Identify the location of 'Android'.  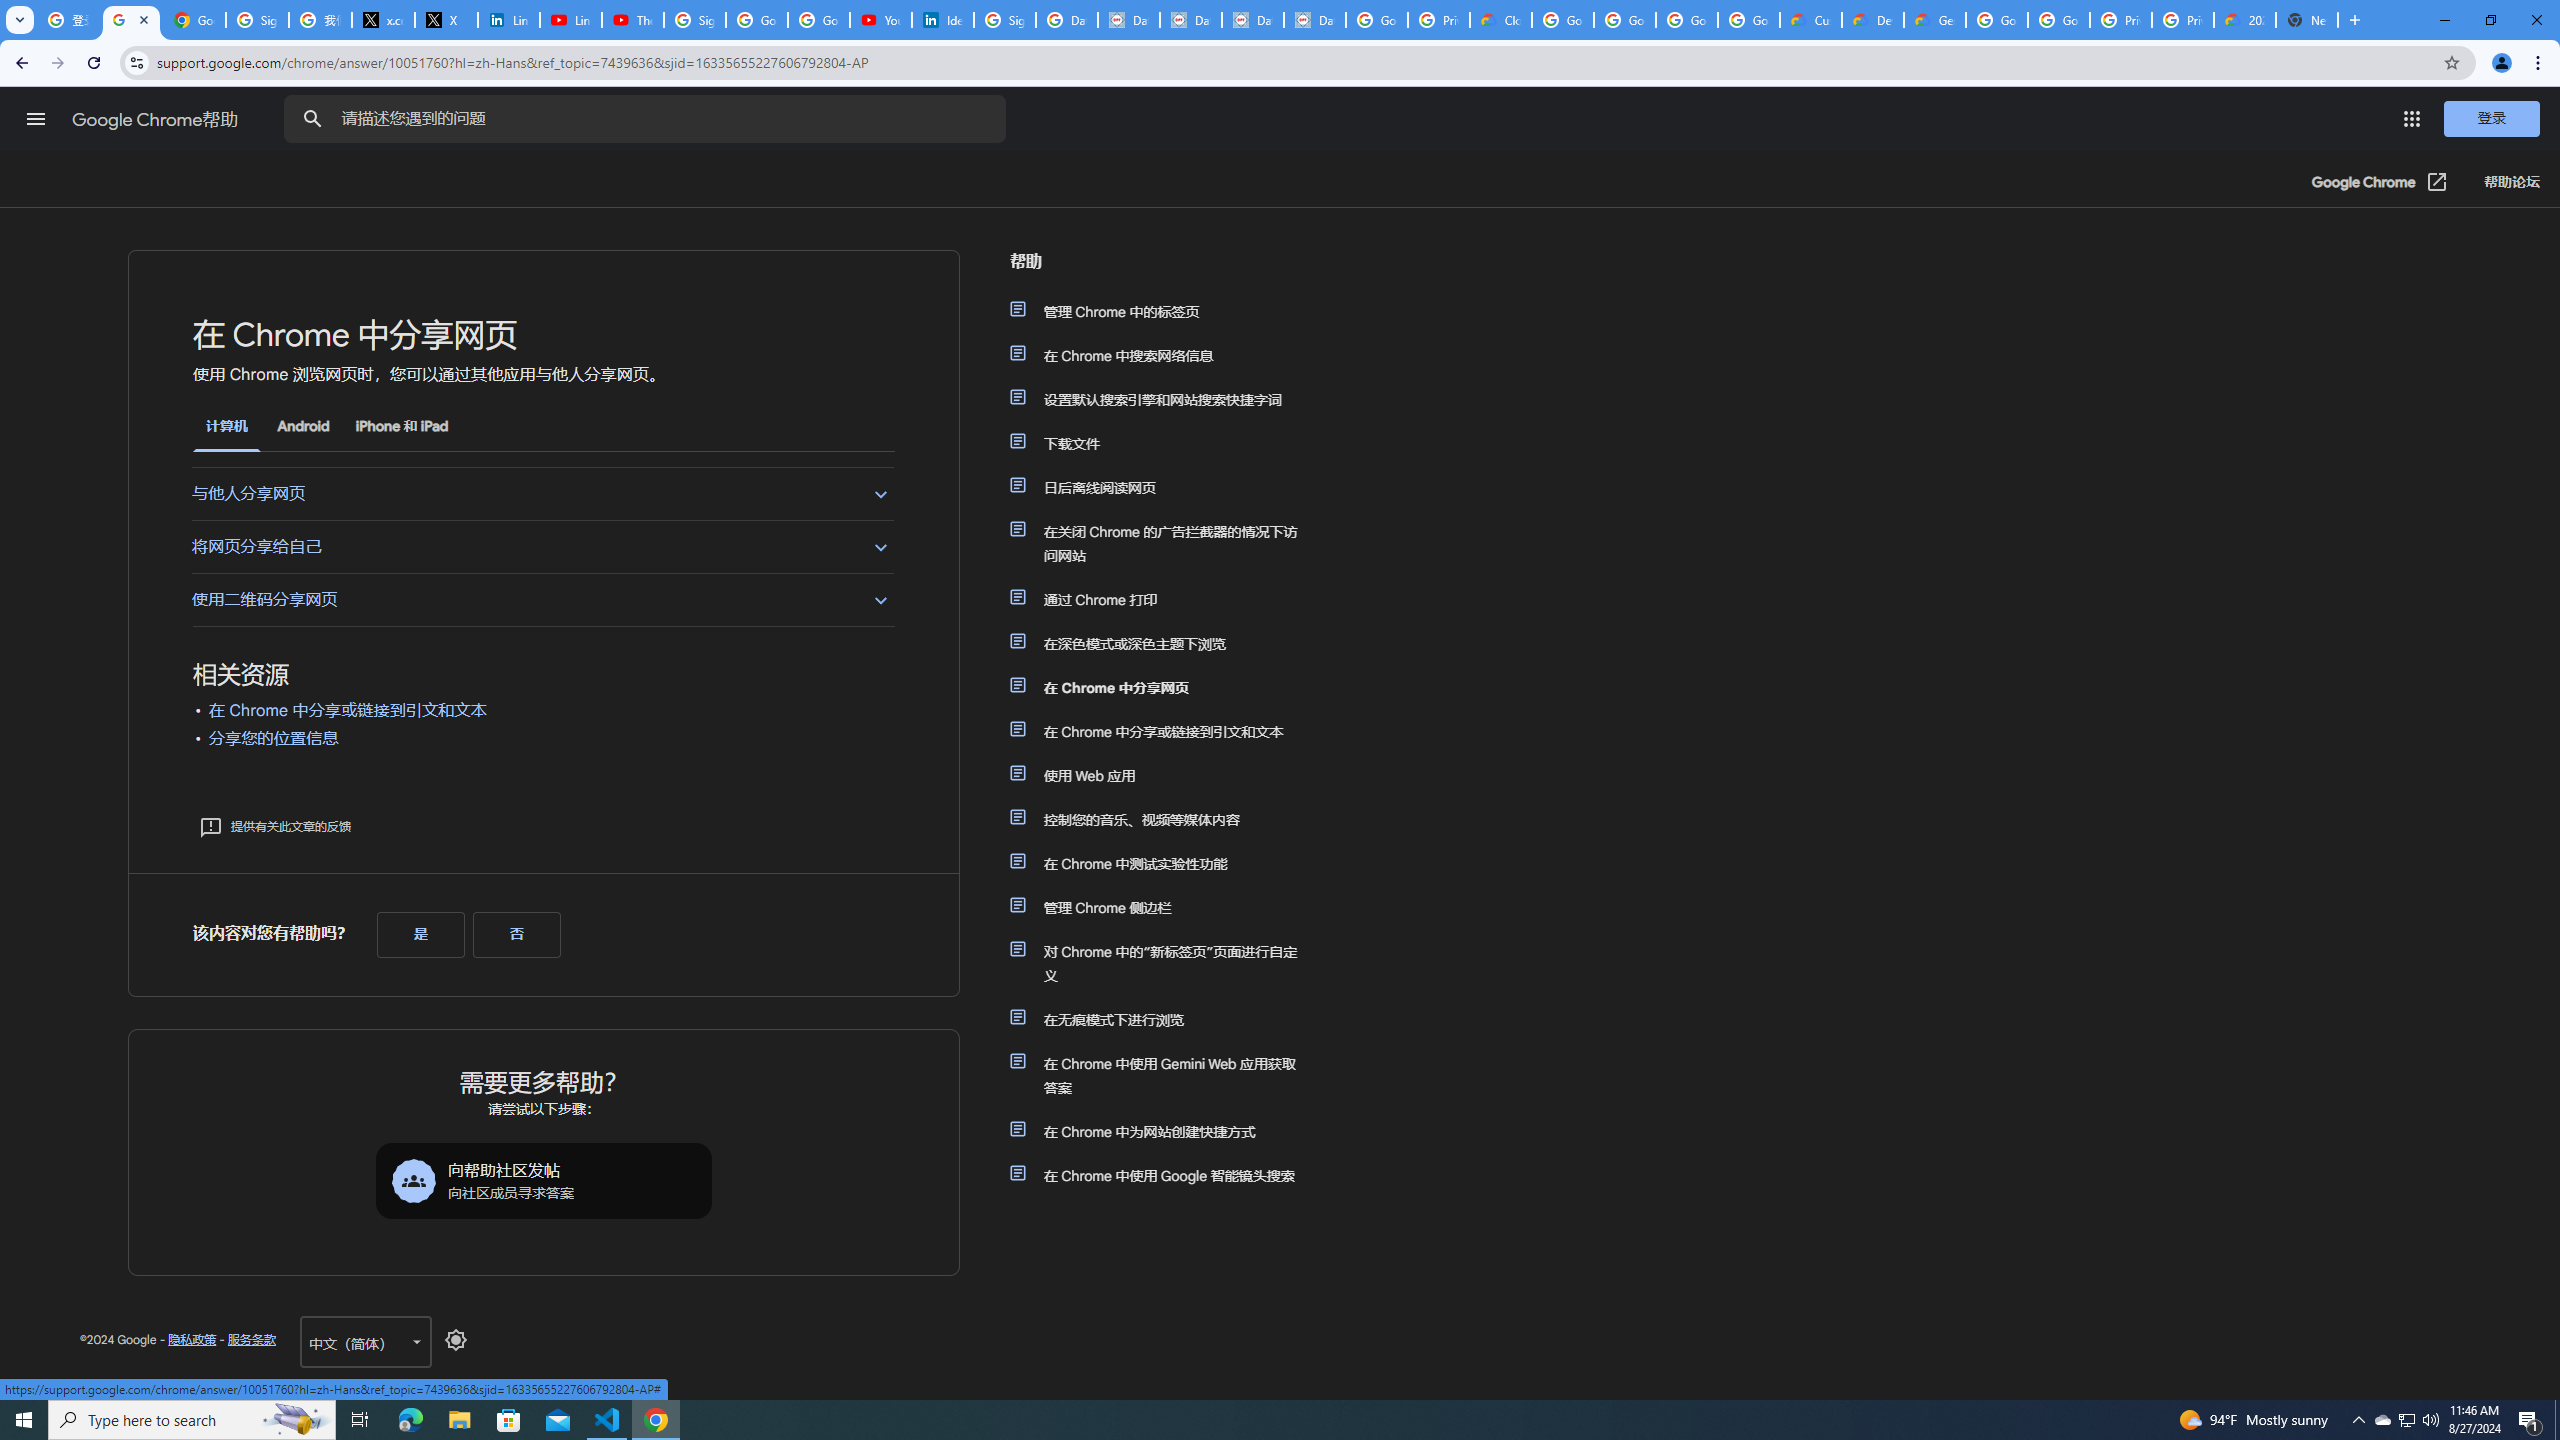
(302, 425).